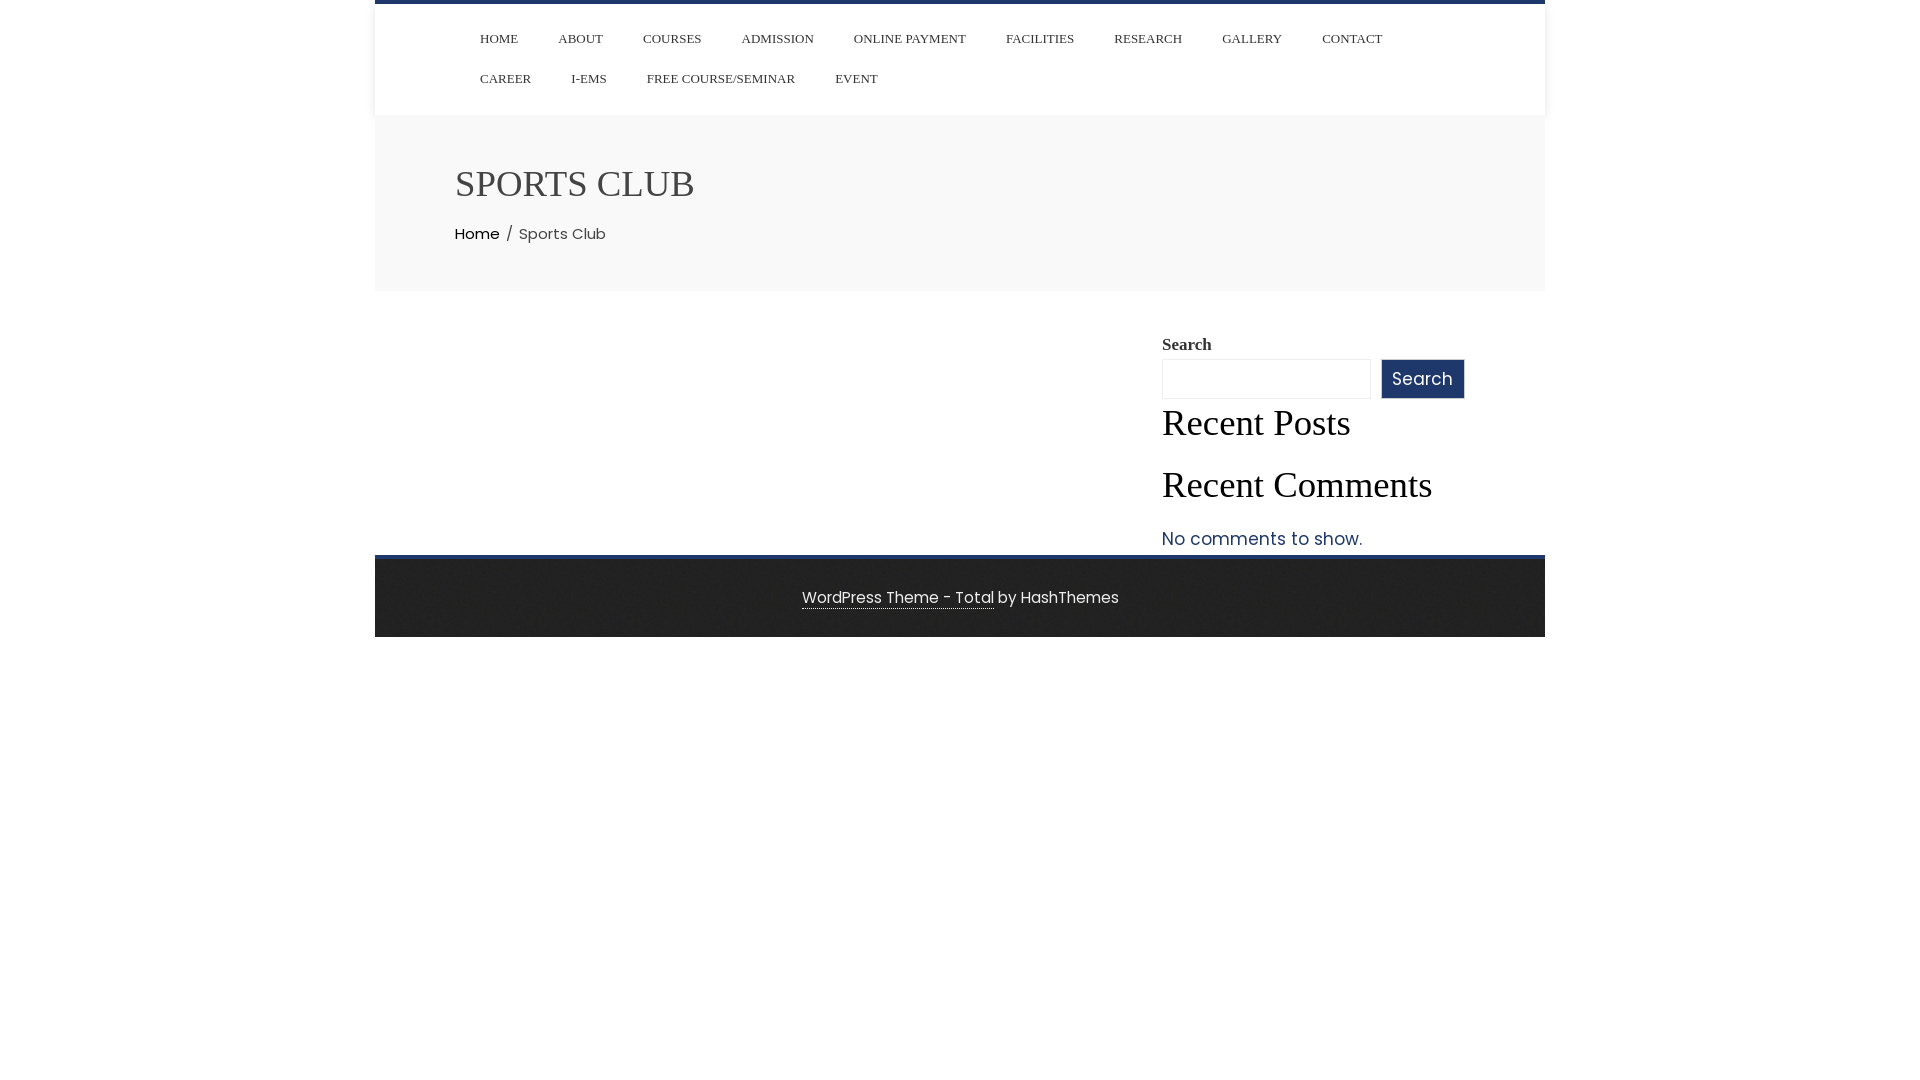  Describe the element at coordinates (1251, 38) in the screenshot. I see `'GALLERY'` at that location.